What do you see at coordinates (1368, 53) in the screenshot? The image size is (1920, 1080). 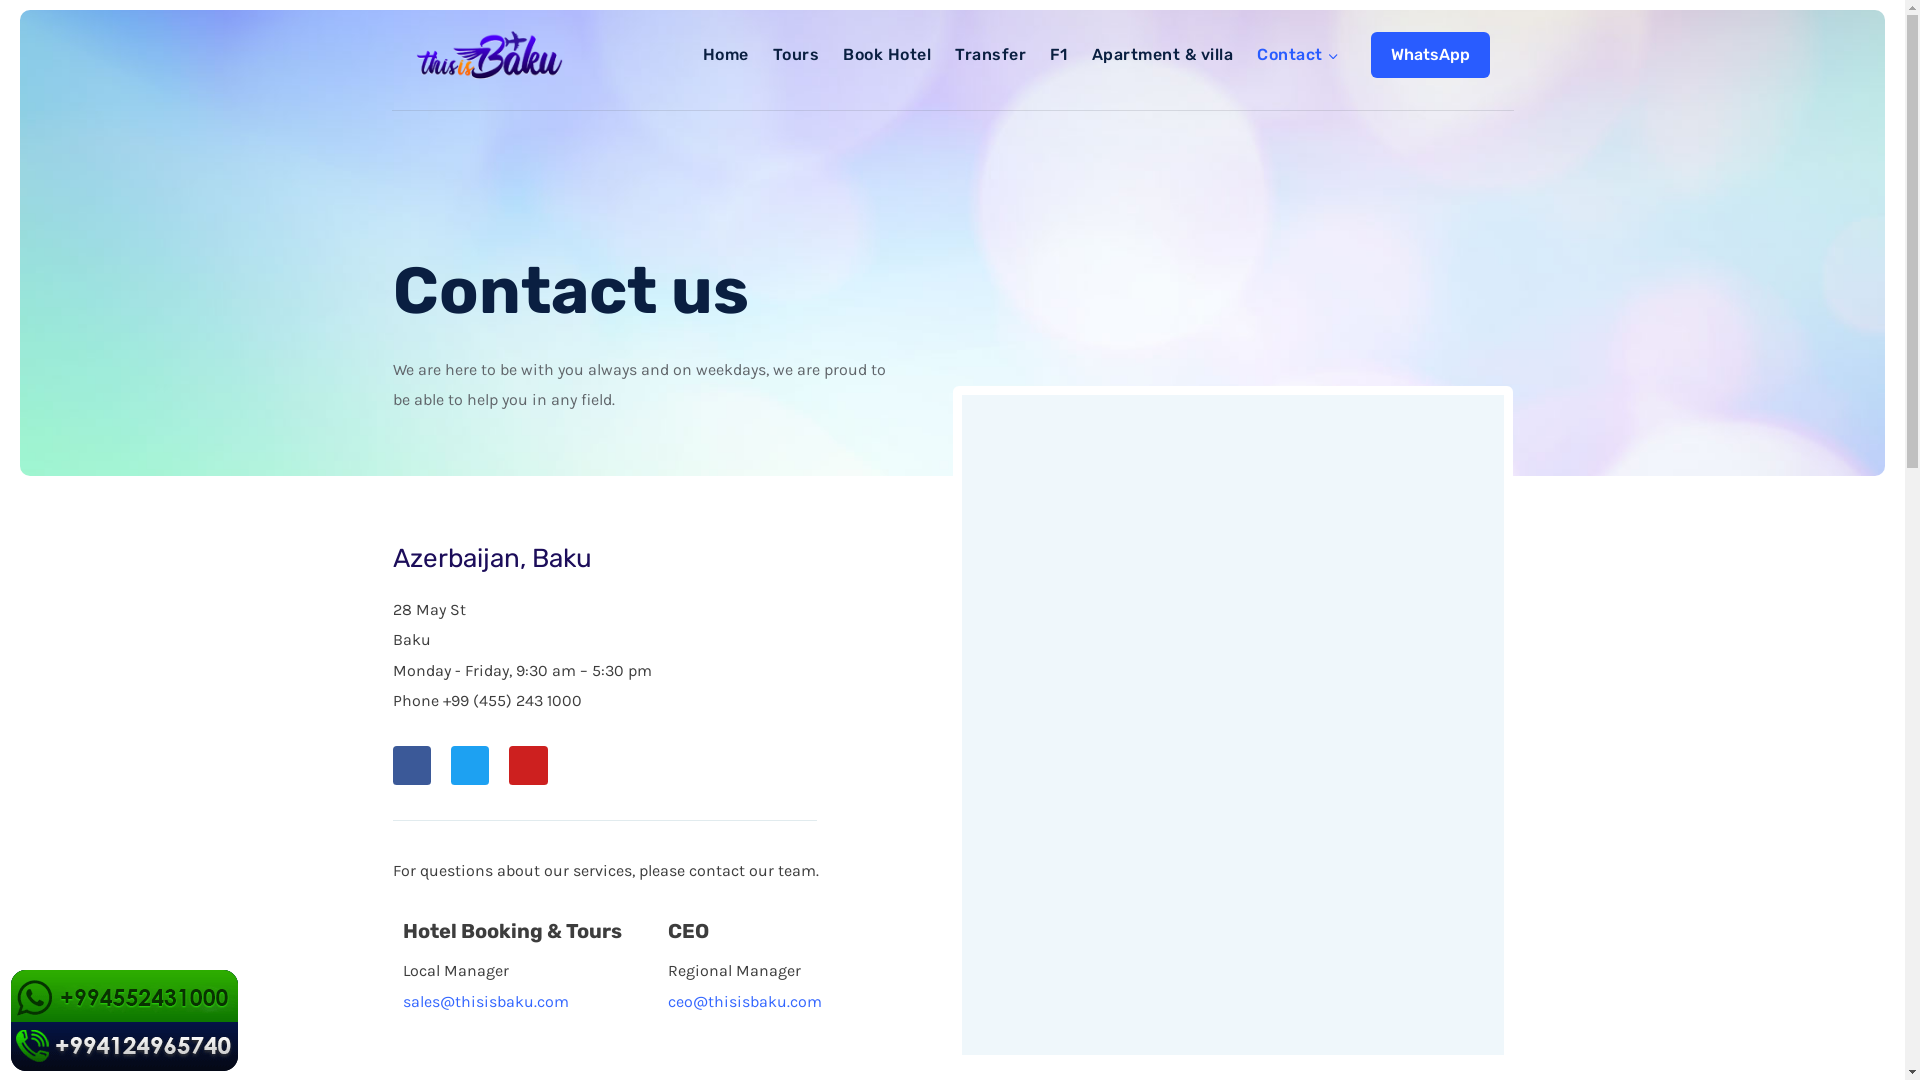 I see `'WhatsApp'` at bounding box center [1368, 53].